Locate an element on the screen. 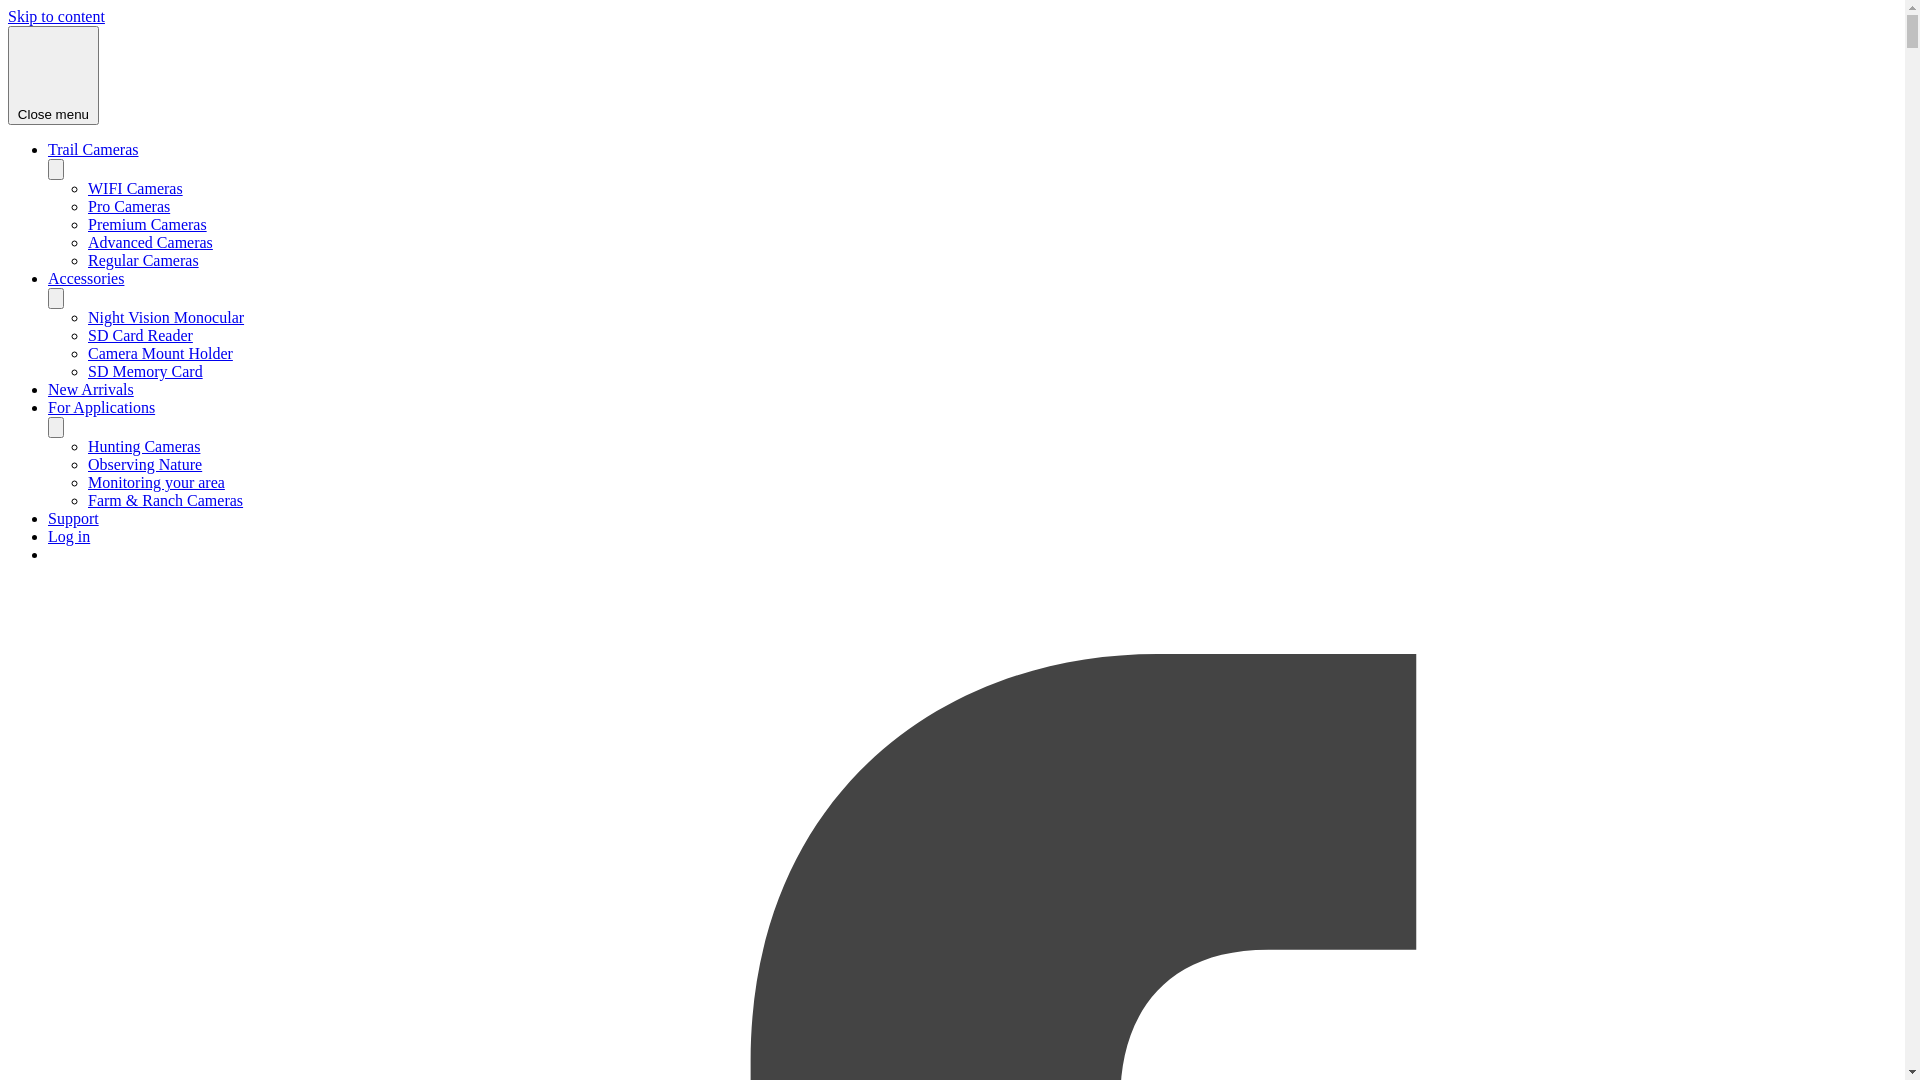 The height and width of the screenshot is (1080, 1920). 'Premium Cameras' is located at coordinates (146, 224).